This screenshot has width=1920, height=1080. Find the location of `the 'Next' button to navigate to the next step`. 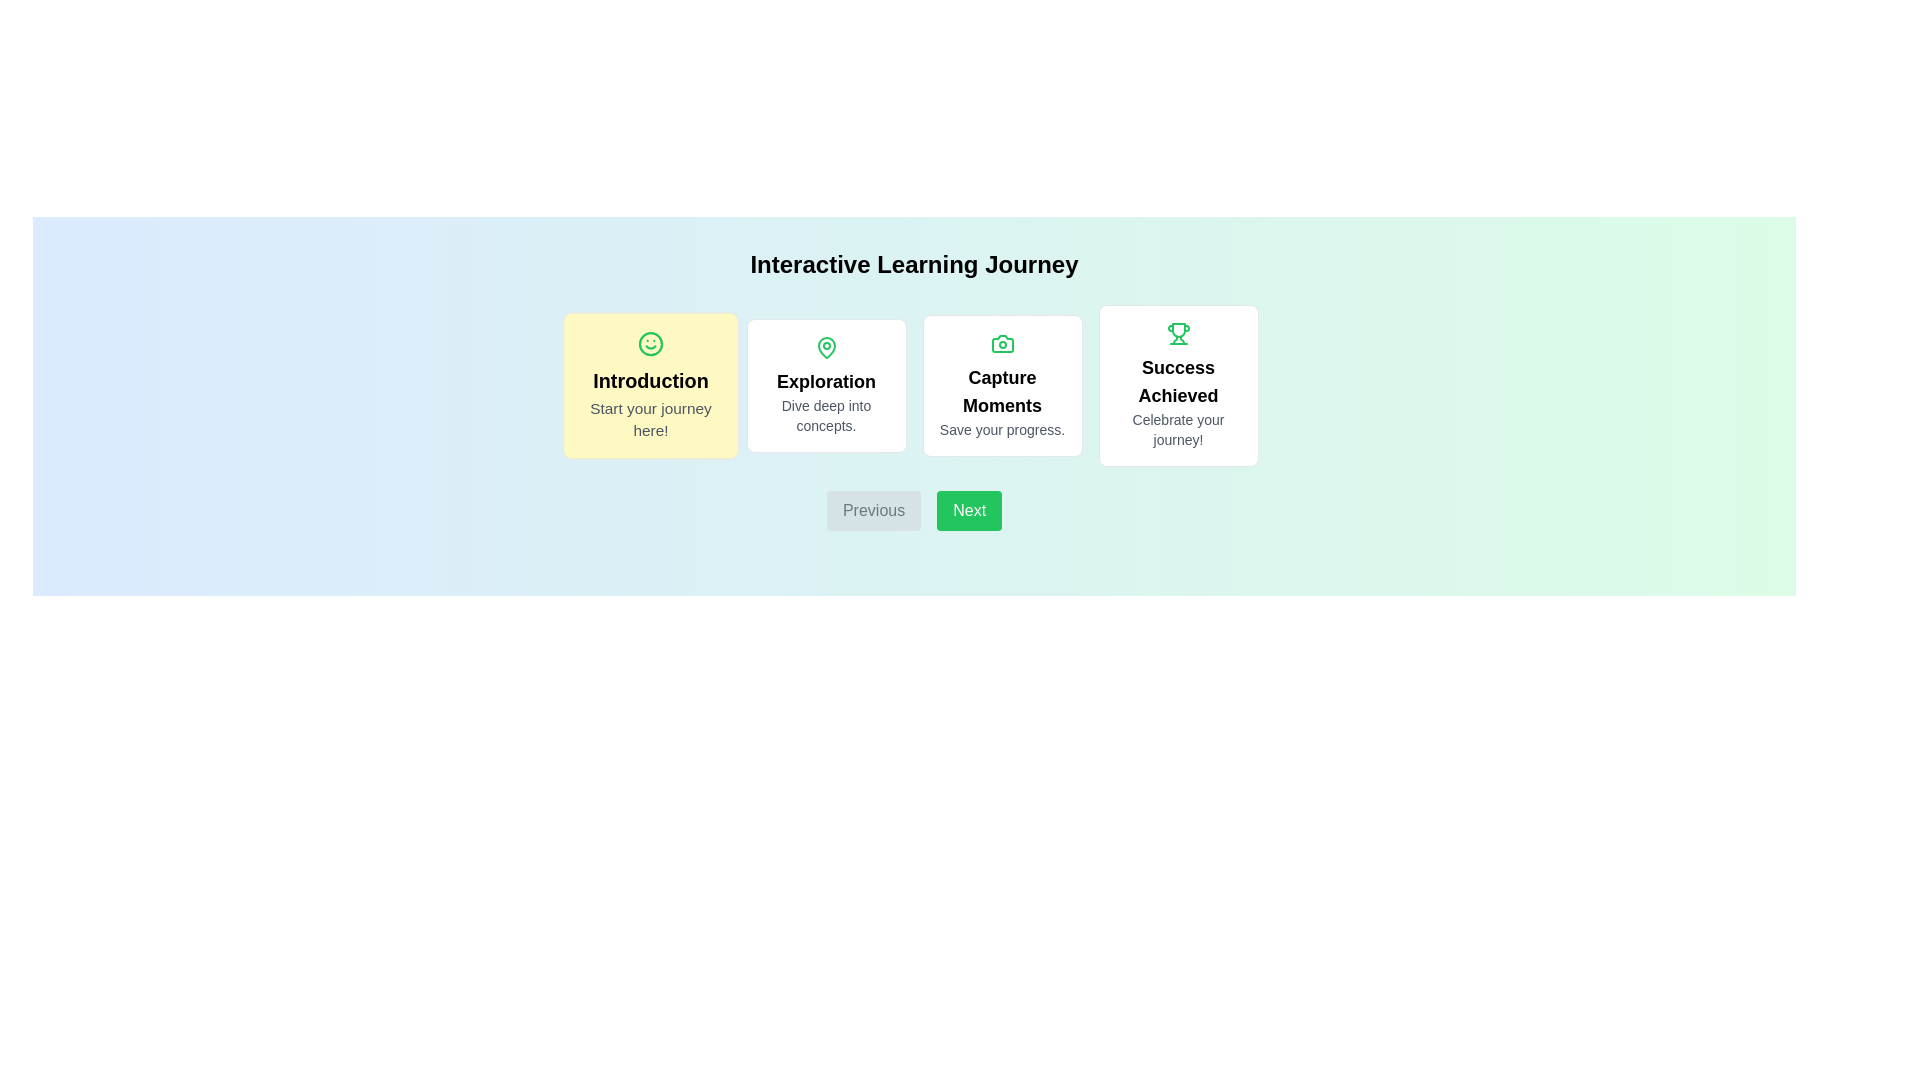

the 'Next' button to navigate to the next step is located at coordinates (969, 509).